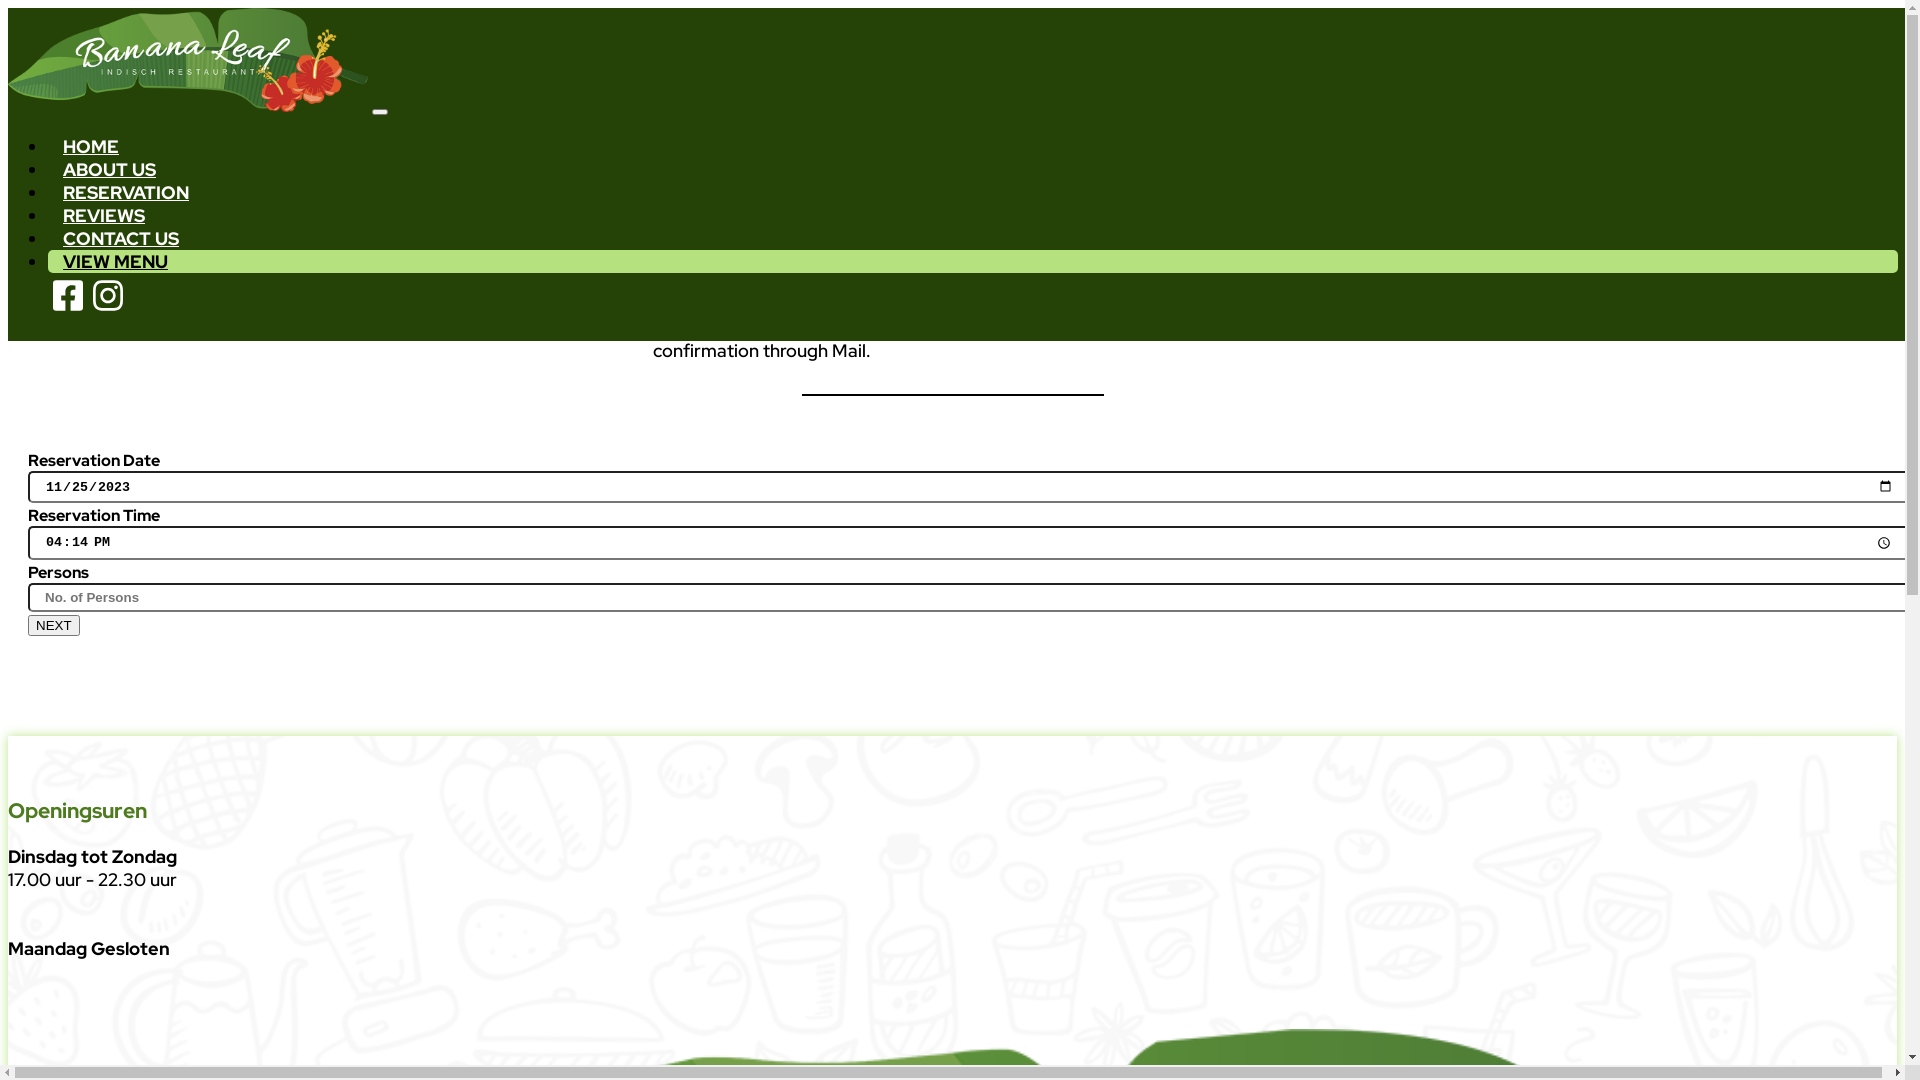 The height and width of the screenshot is (1080, 1920). Describe the element at coordinates (114, 260) in the screenshot. I see `'VIEW MENU'` at that location.